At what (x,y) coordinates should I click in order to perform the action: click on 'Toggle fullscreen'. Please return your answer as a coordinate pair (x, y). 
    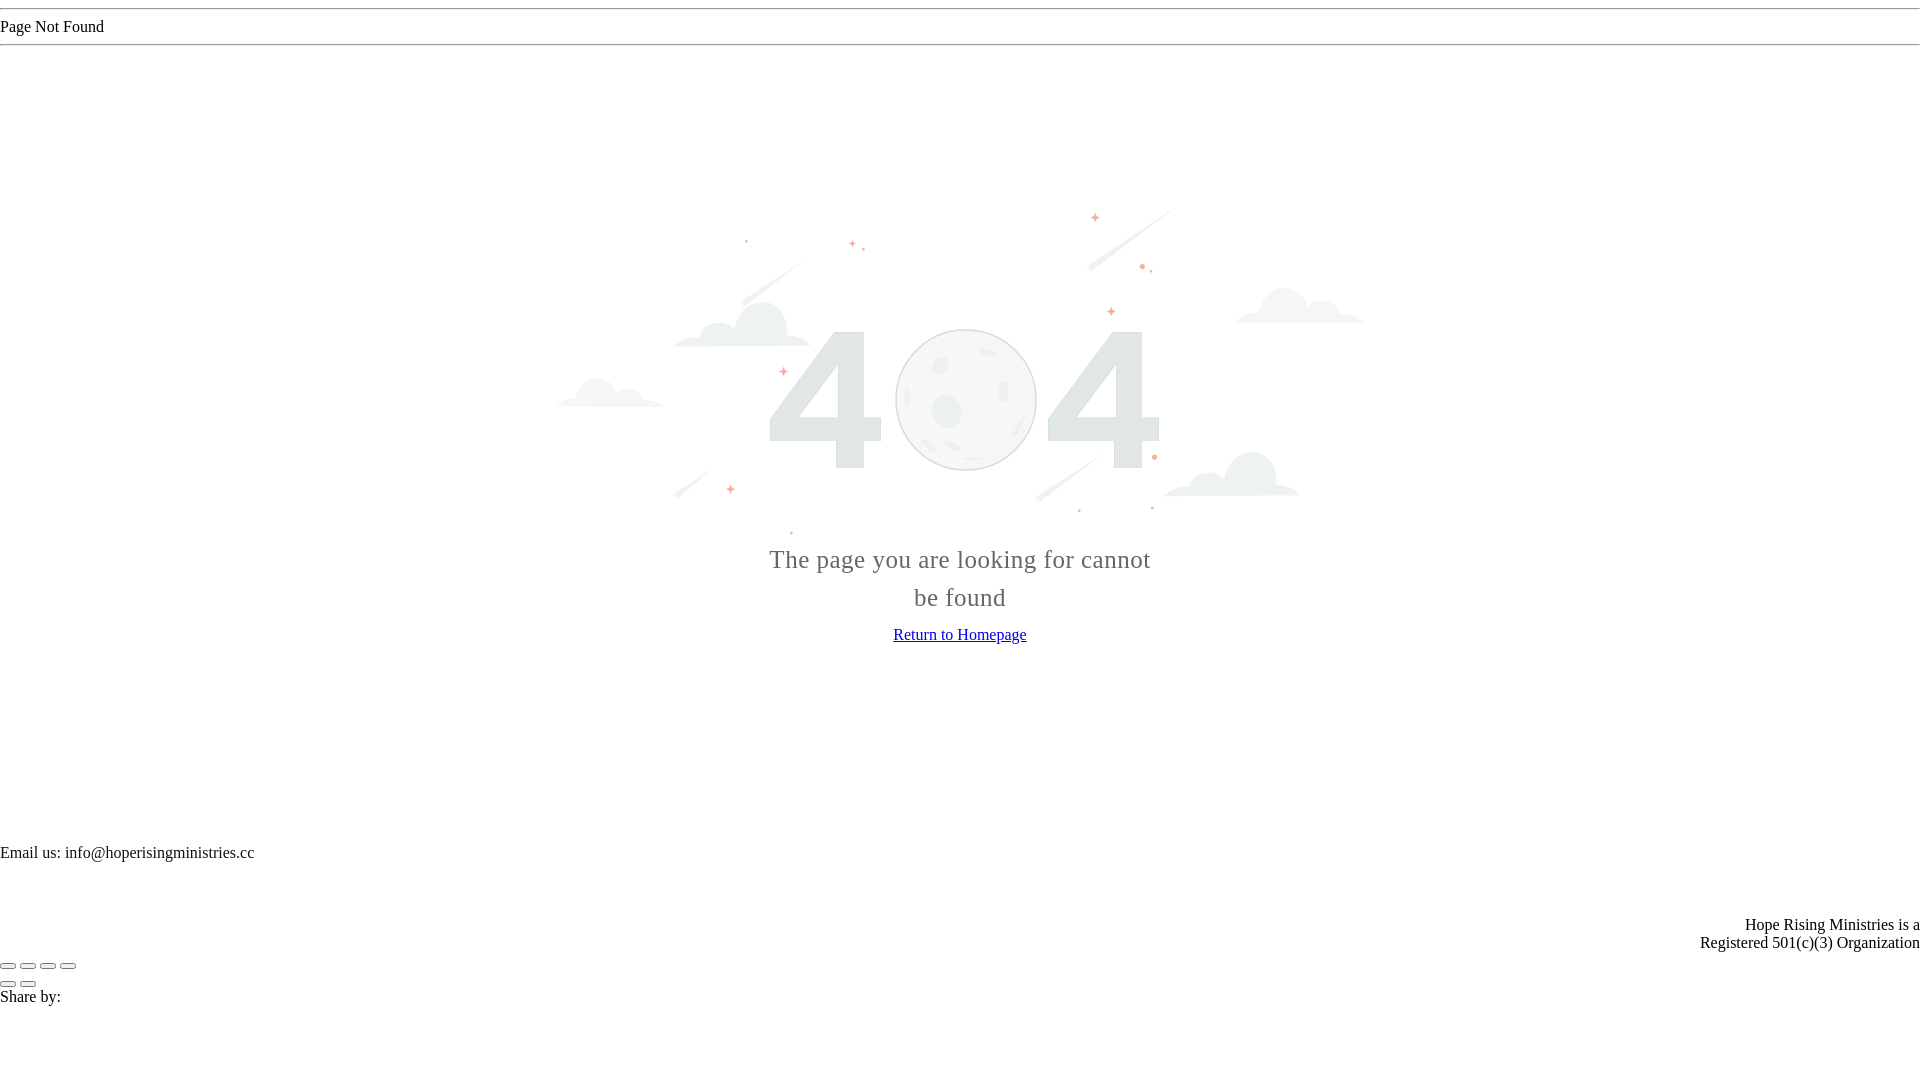
    Looking at the image, I should click on (48, 964).